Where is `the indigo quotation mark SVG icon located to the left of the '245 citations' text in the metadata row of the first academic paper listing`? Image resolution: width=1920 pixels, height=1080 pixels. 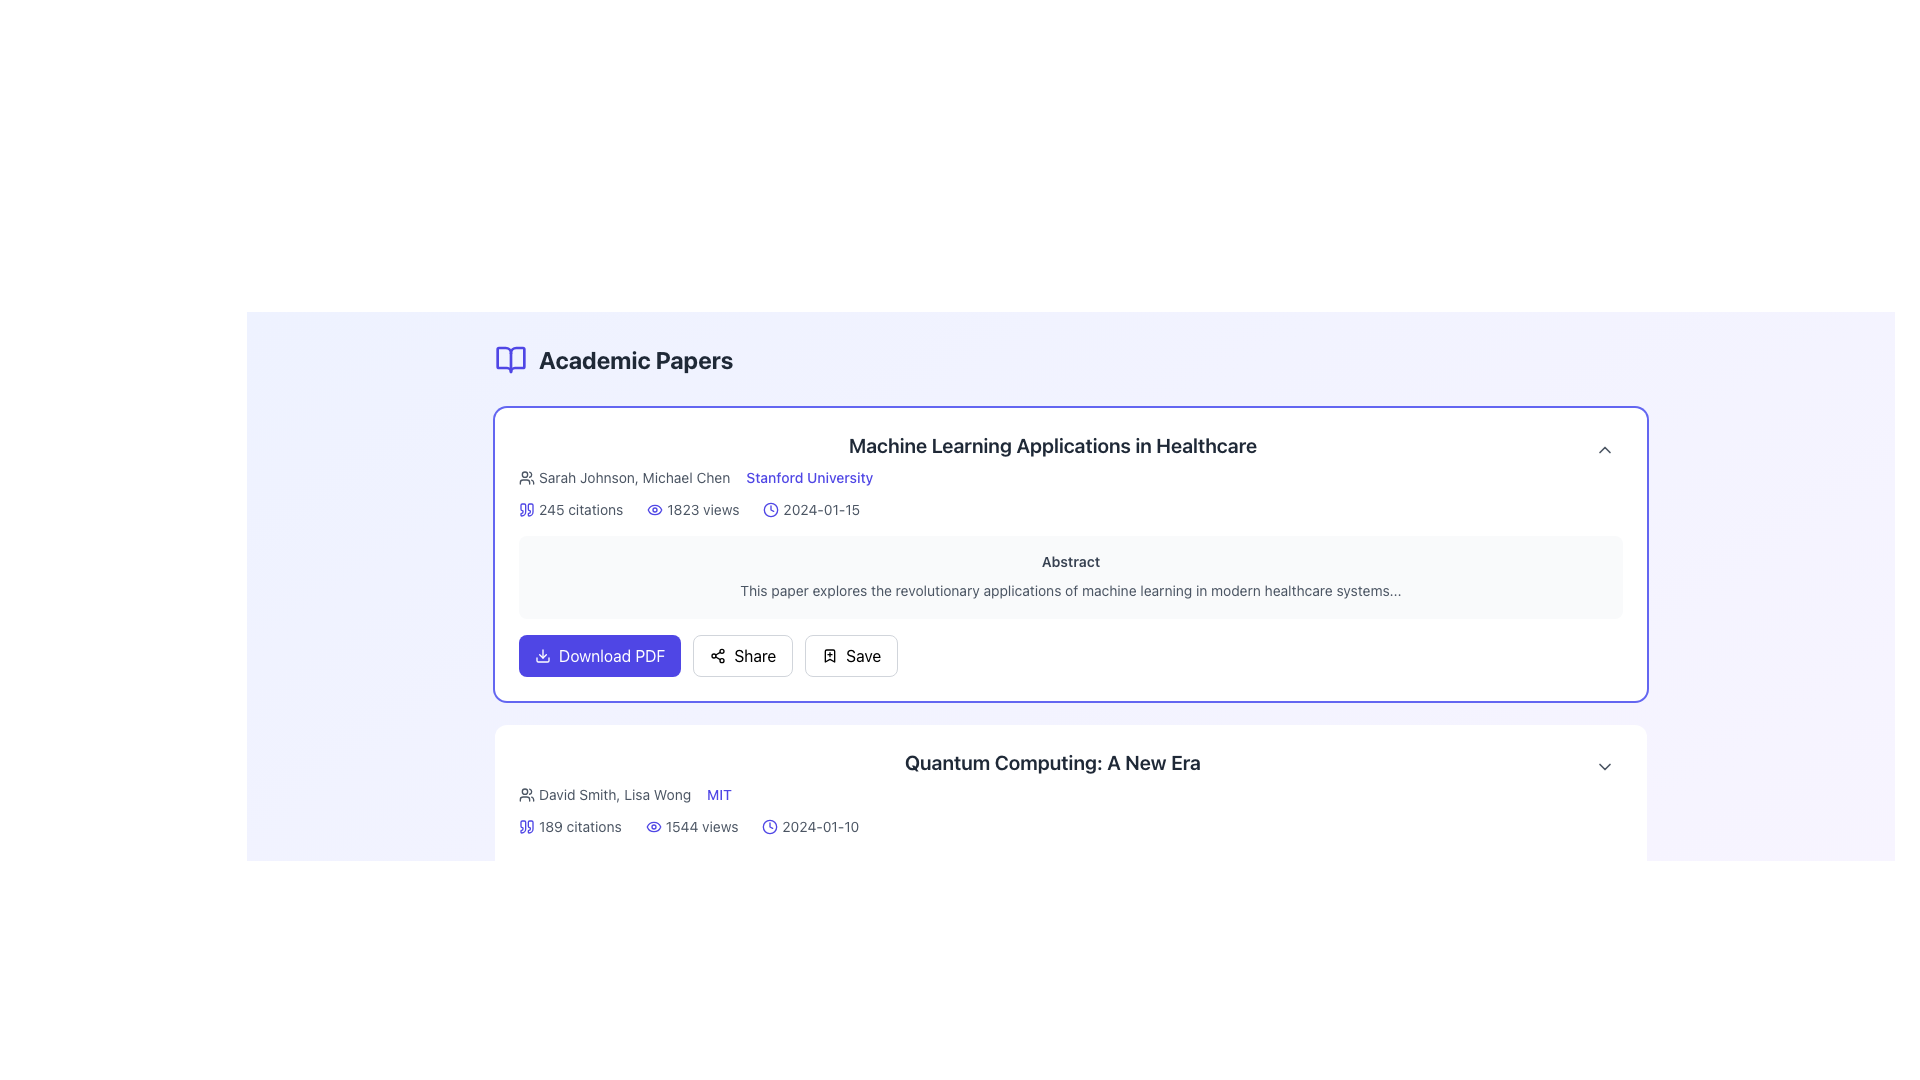 the indigo quotation mark SVG icon located to the left of the '245 citations' text in the metadata row of the first academic paper listing is located at coordinates (527, 508).